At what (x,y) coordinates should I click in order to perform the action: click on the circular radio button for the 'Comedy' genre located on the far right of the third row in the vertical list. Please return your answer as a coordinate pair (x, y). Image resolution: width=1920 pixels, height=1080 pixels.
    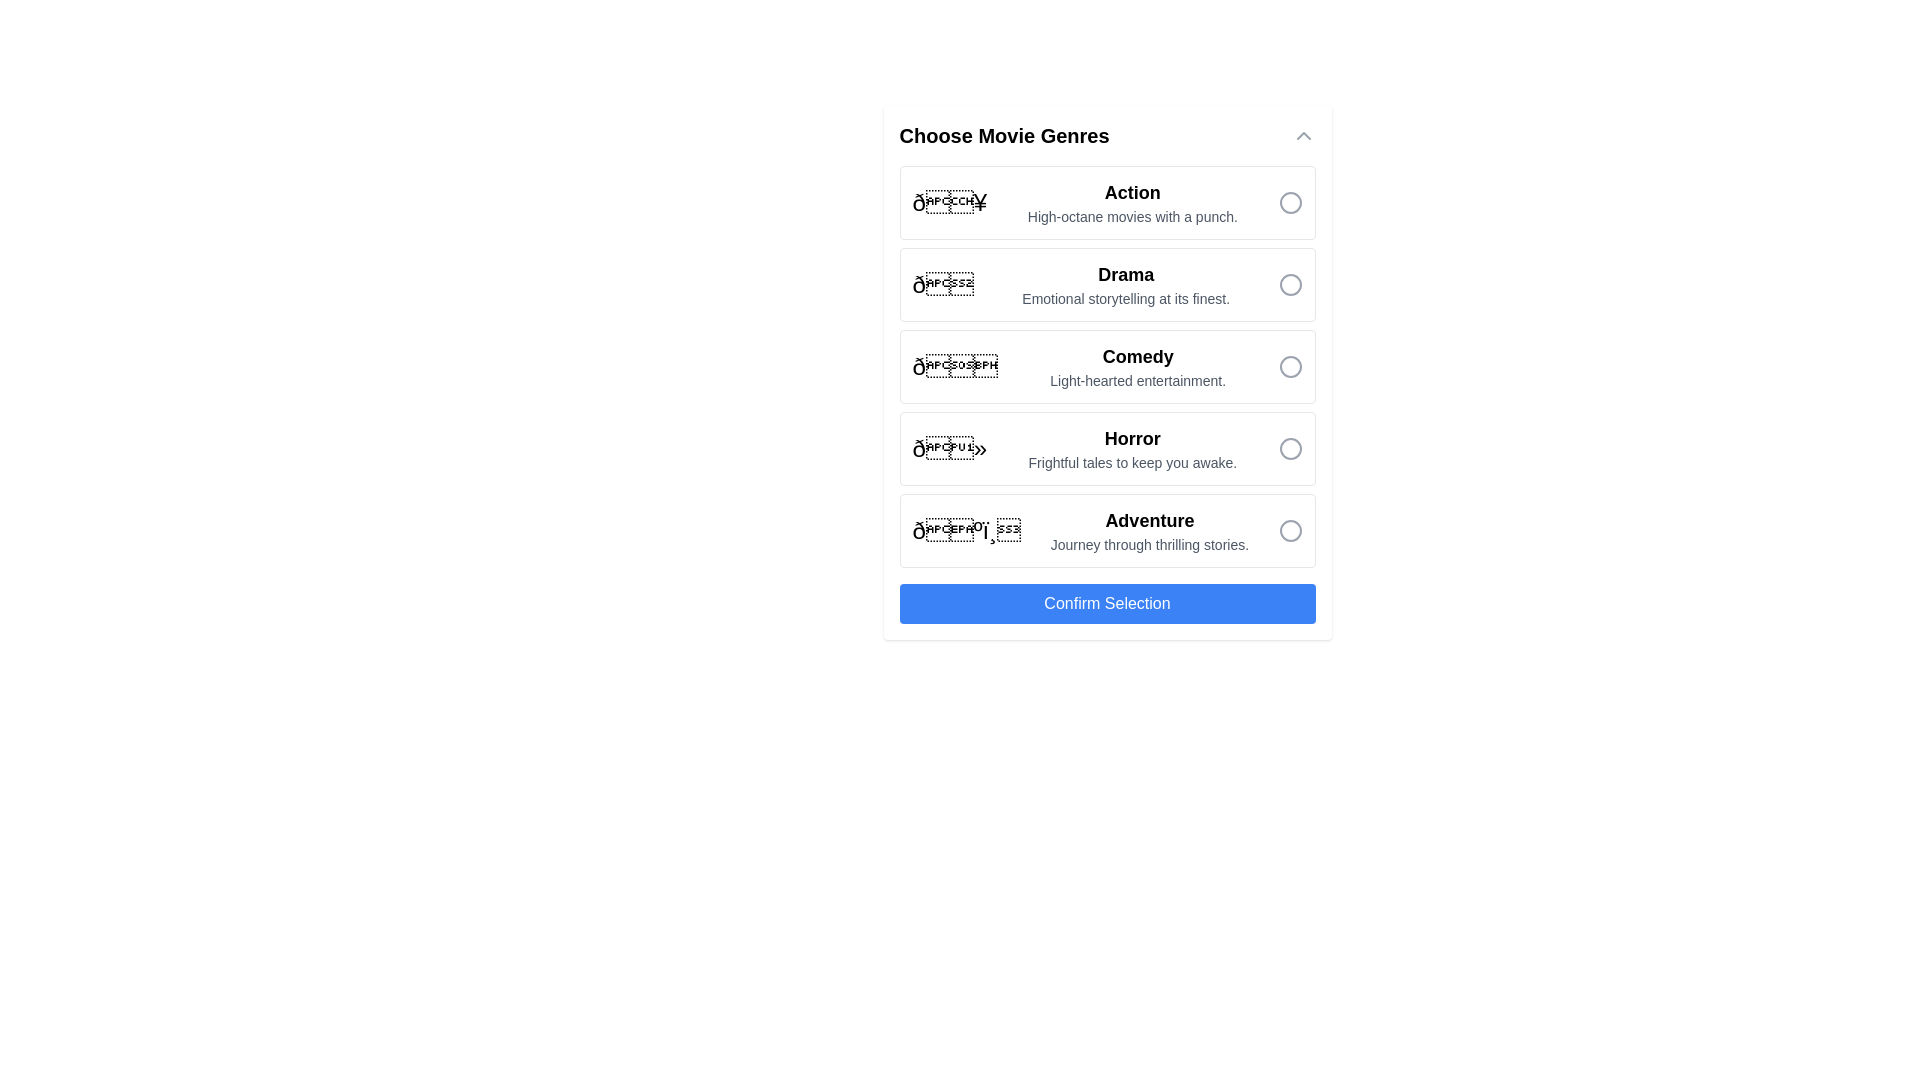
    Looking at the image, I should click on (1290, 366).